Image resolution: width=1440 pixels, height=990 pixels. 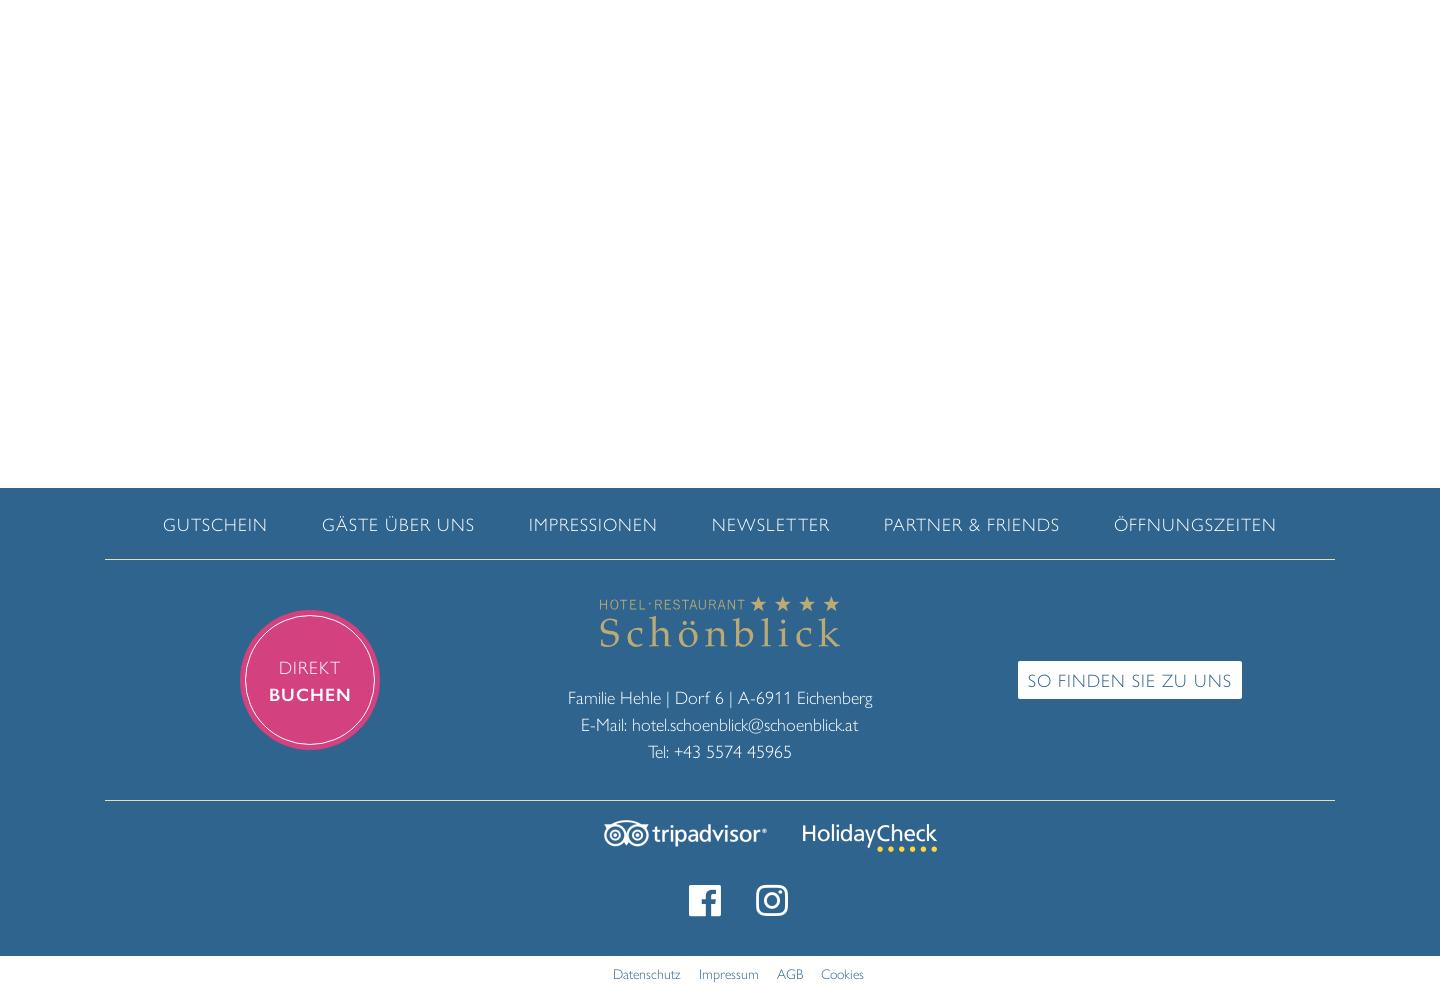 What do you see at coordinates (718, 694) in the screenshot?
I see `'Familie Hehle | Dorf 6 | A-6911 Eichenberg'` at bounding box center [718, 694].